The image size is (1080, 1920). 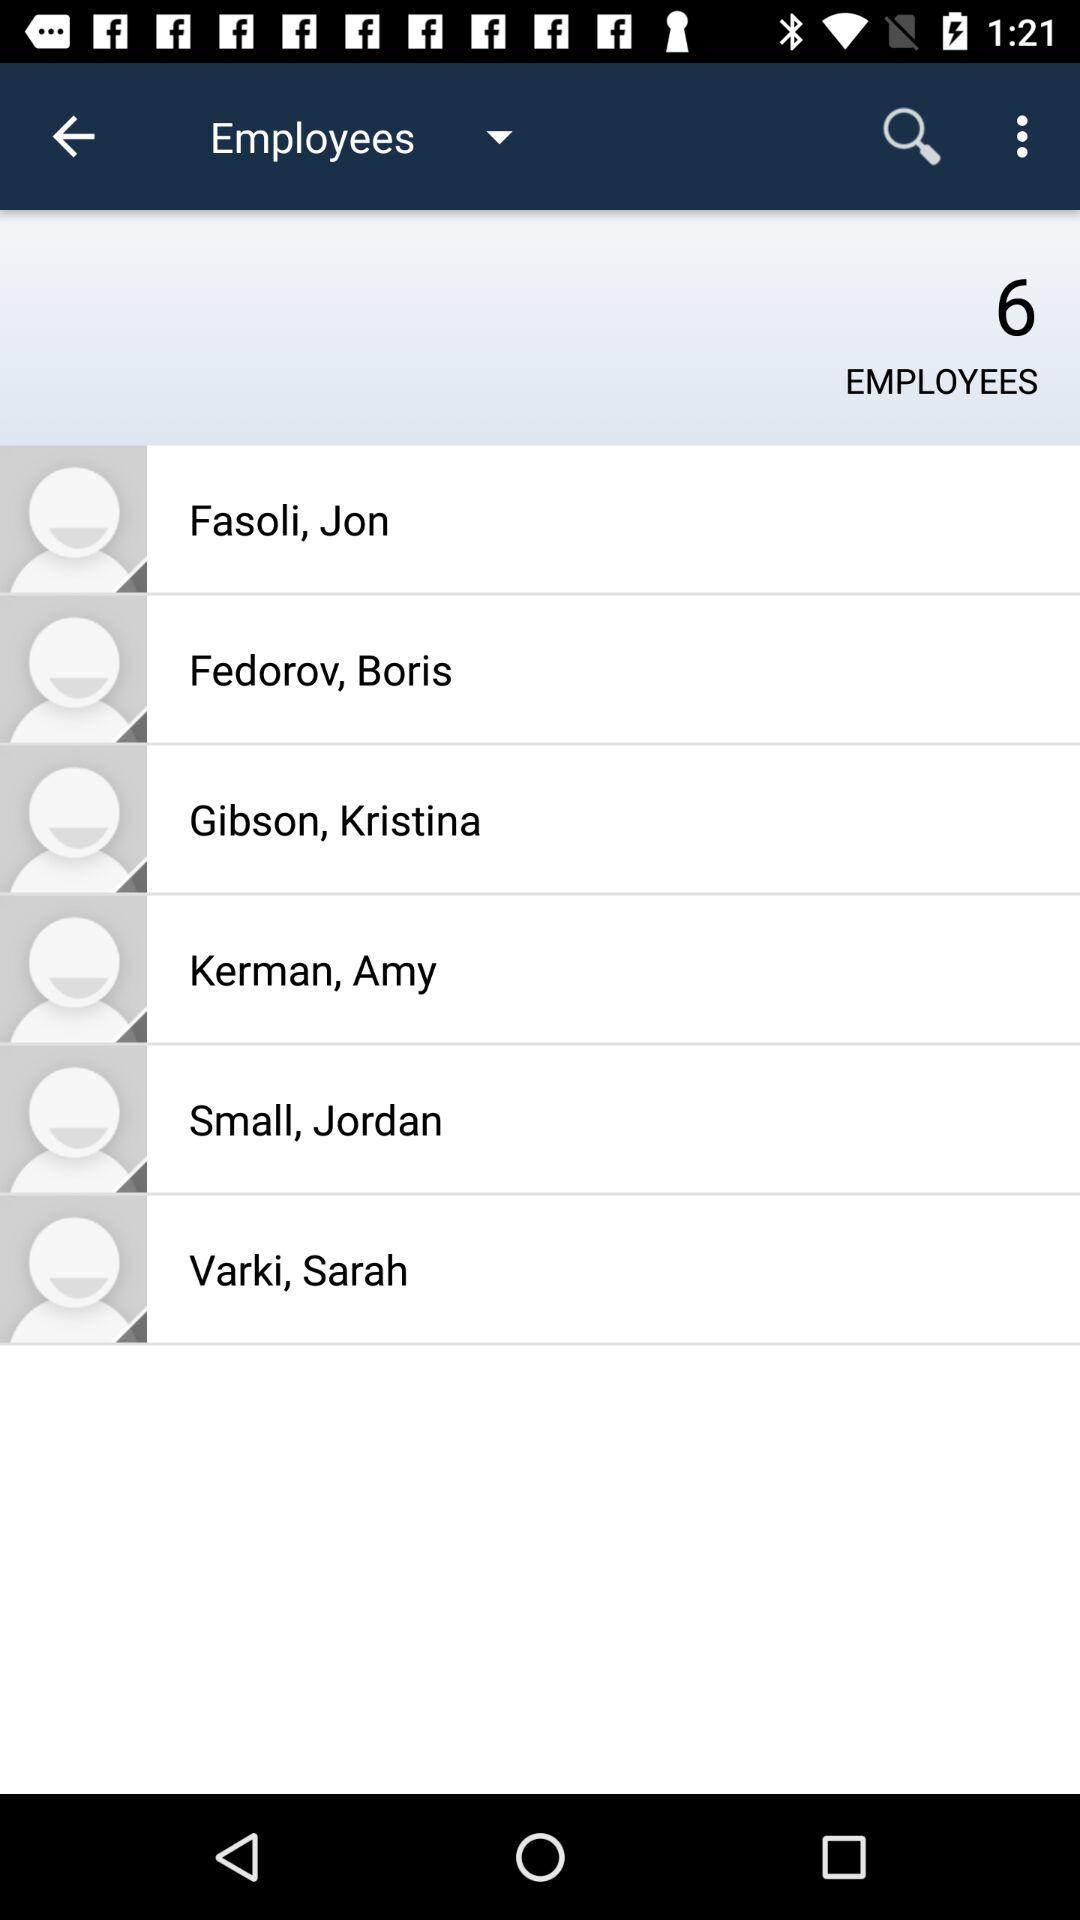 What do you see at coordinates (72, 1267) in the screenshot?
I see `show picture of contact` at bounding box center [72, 1267].